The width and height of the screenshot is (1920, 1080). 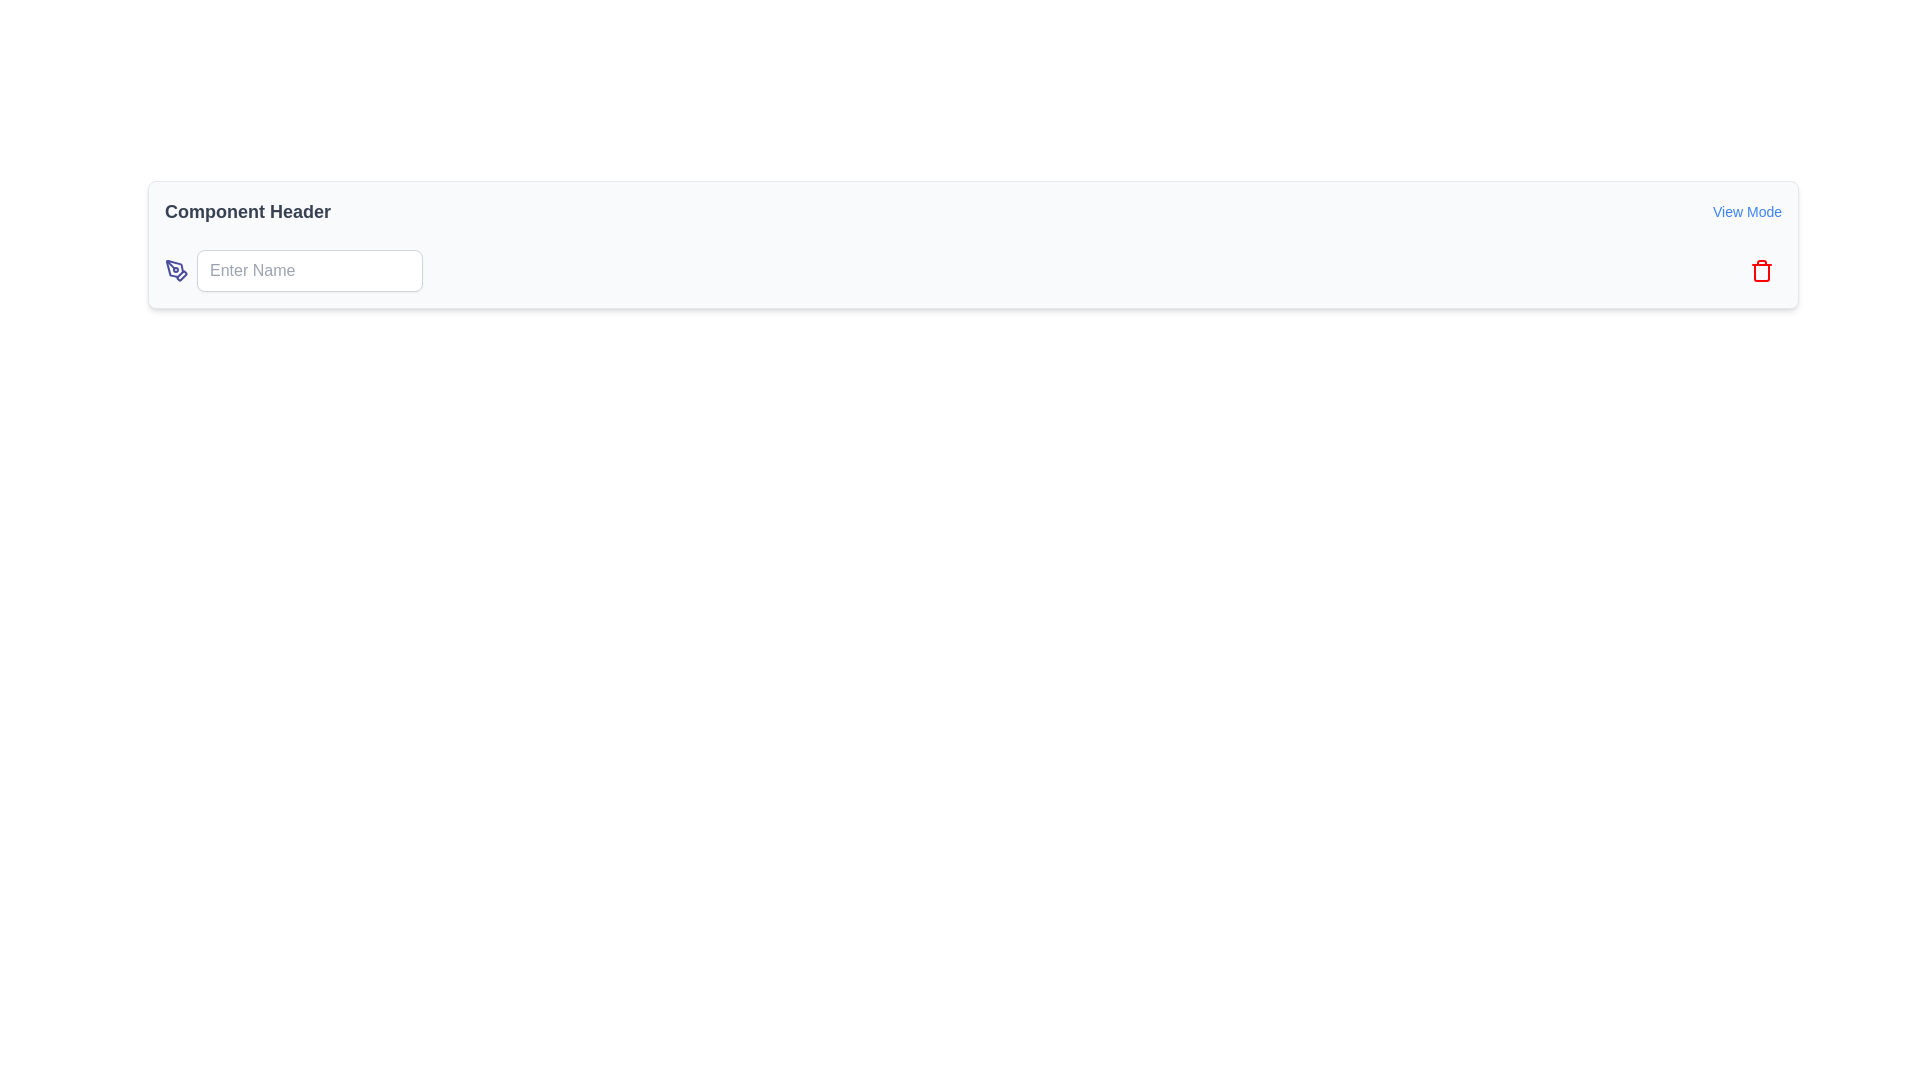 What do you see at coordinates (177, 270) in the screenshot?
I see `the pen tool icon, which is styled with a purple stroke and located to the left of the 'Enter Name' input field` at bounding box center [177, 270].